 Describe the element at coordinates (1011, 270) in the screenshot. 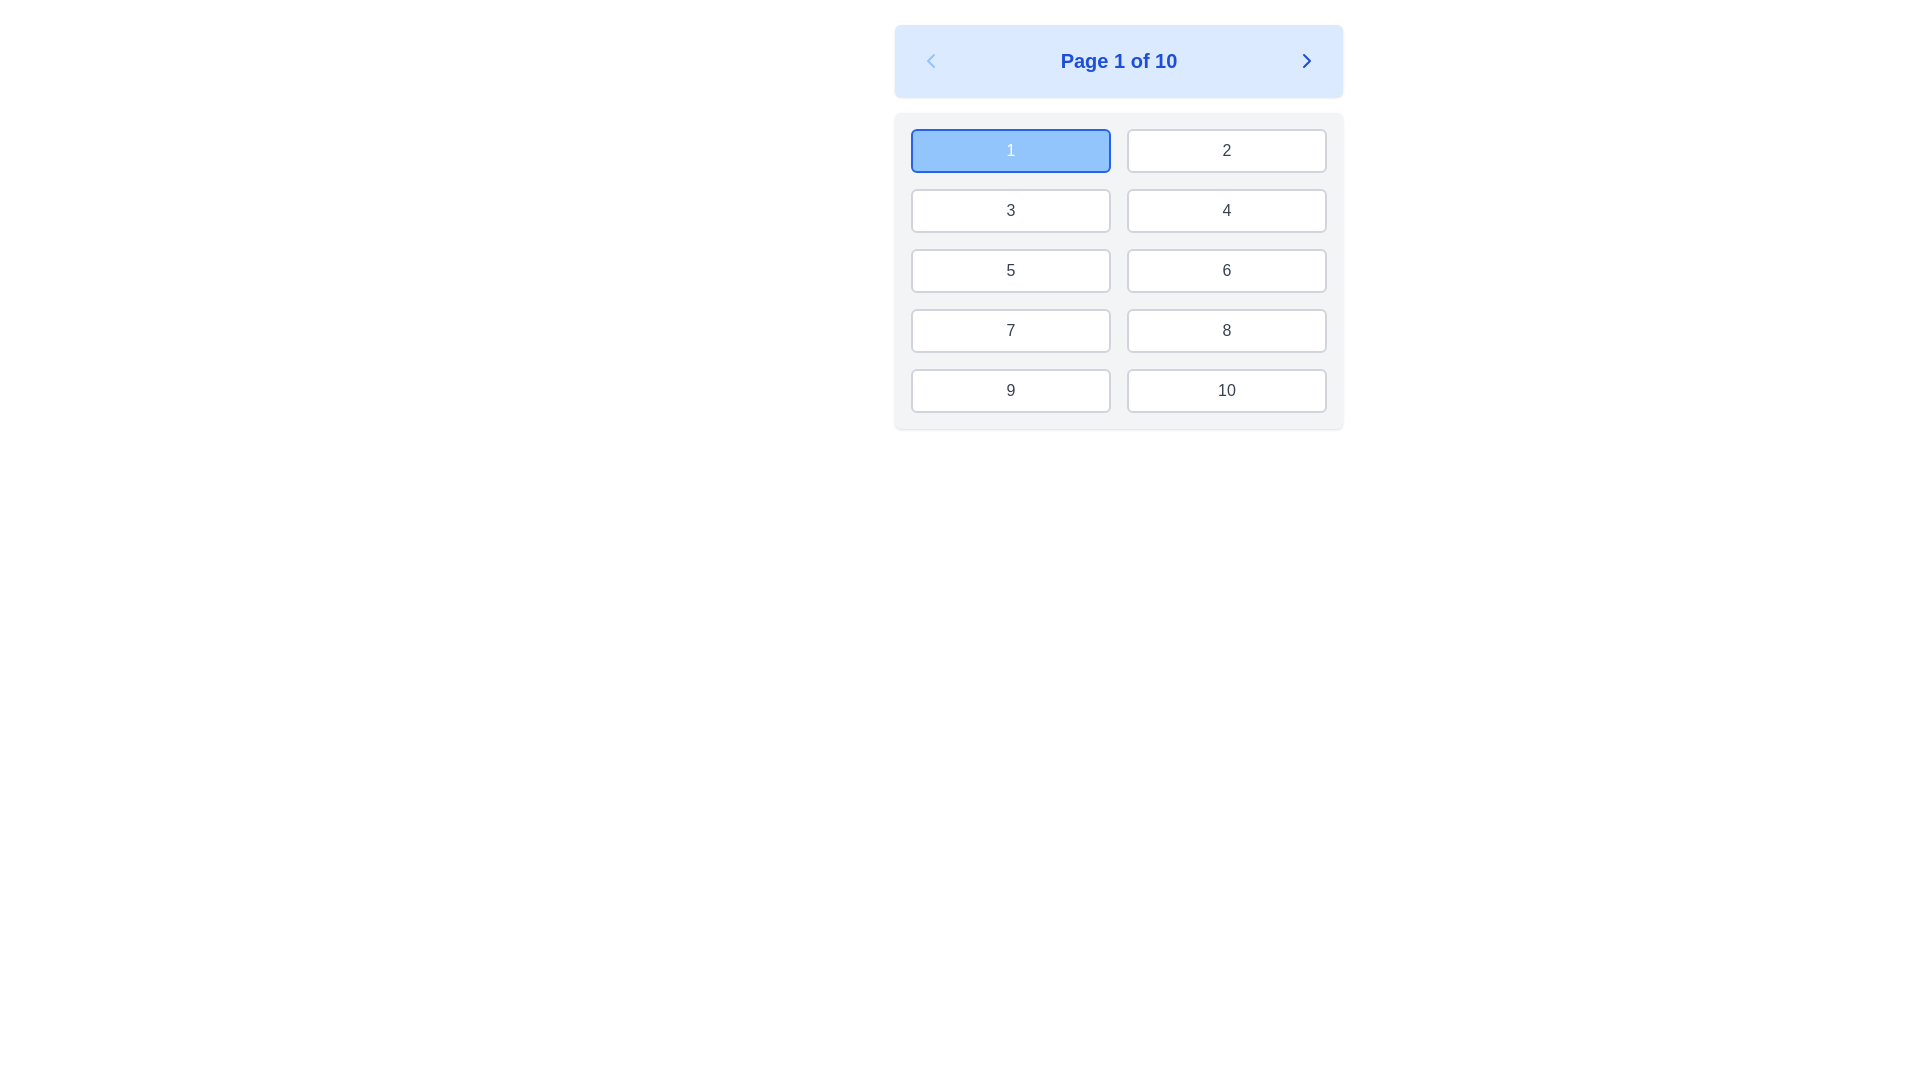

I see `the rectangular button with a light white background and the text '5' in gray font located in the first column of the third row in a 2x5 grid layout` at that location.